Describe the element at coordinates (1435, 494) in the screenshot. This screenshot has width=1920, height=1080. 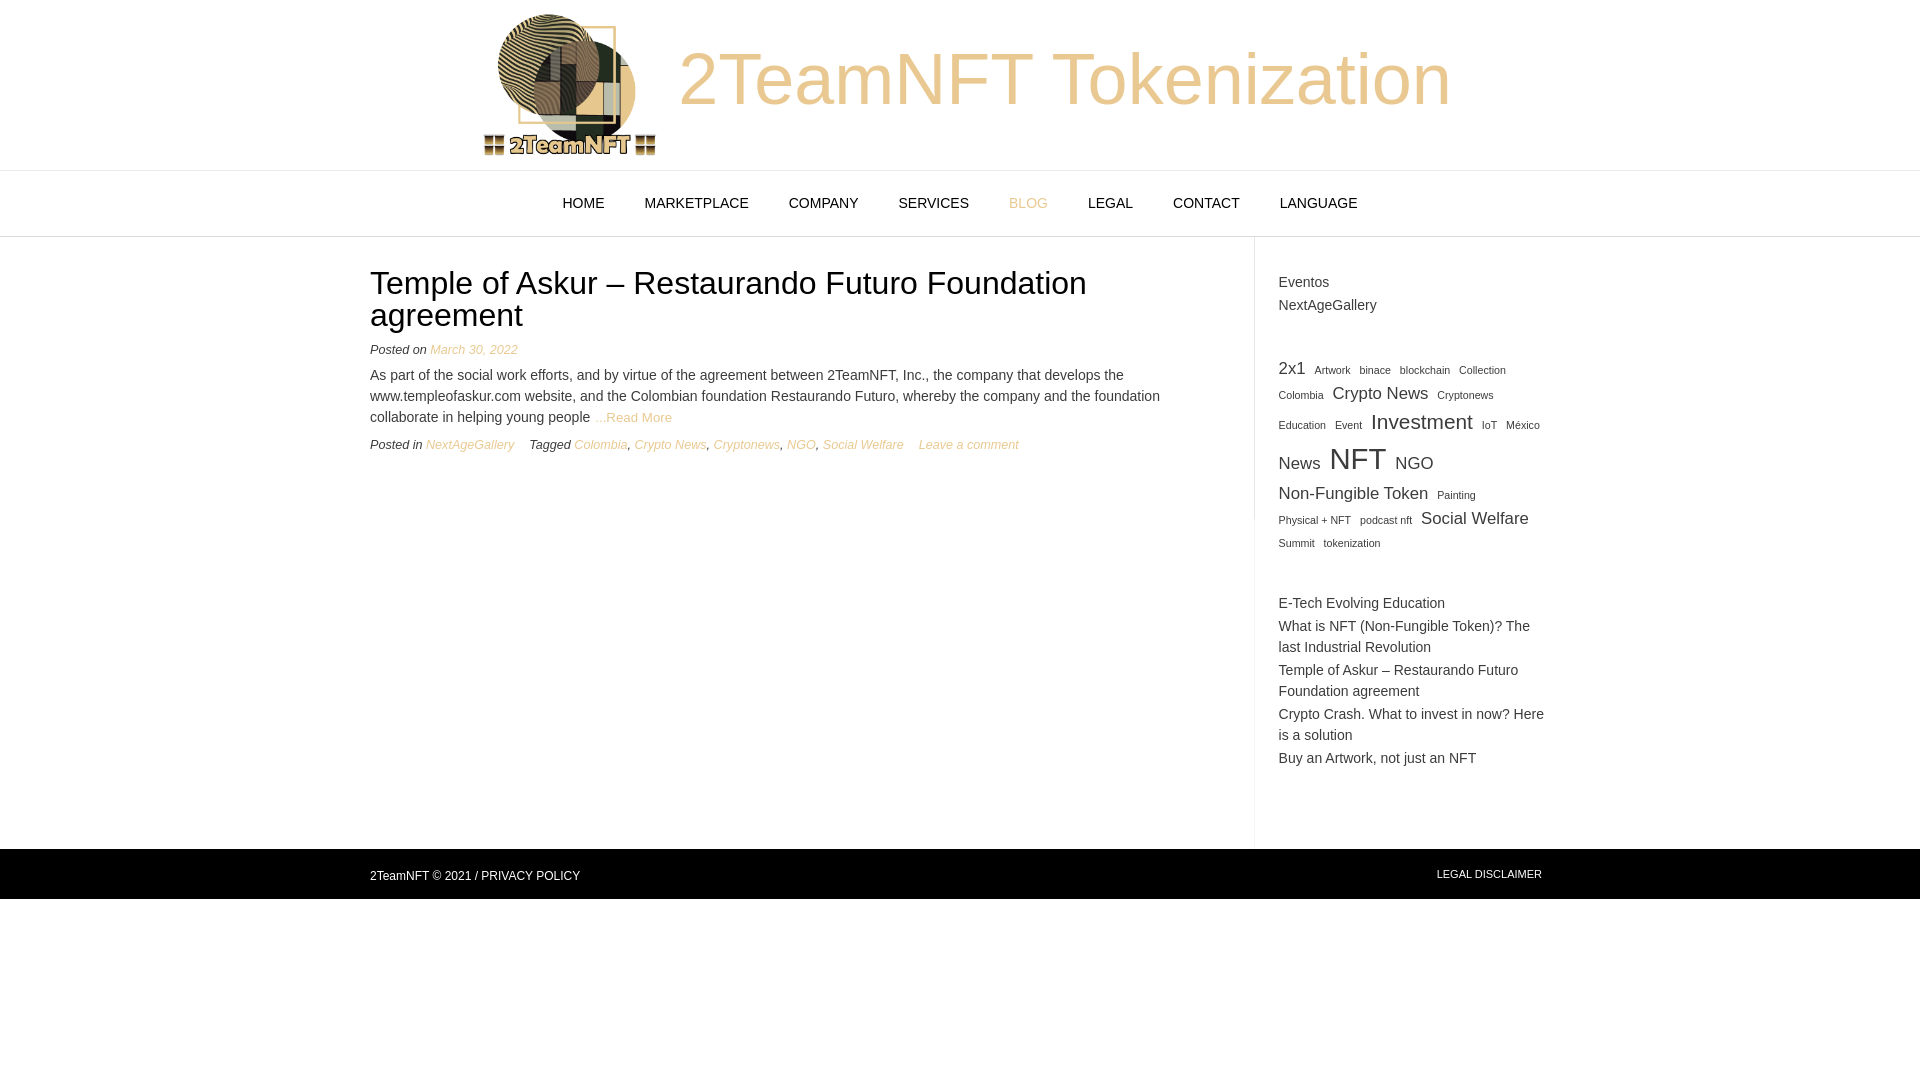
I see `'Painting'` at that location.